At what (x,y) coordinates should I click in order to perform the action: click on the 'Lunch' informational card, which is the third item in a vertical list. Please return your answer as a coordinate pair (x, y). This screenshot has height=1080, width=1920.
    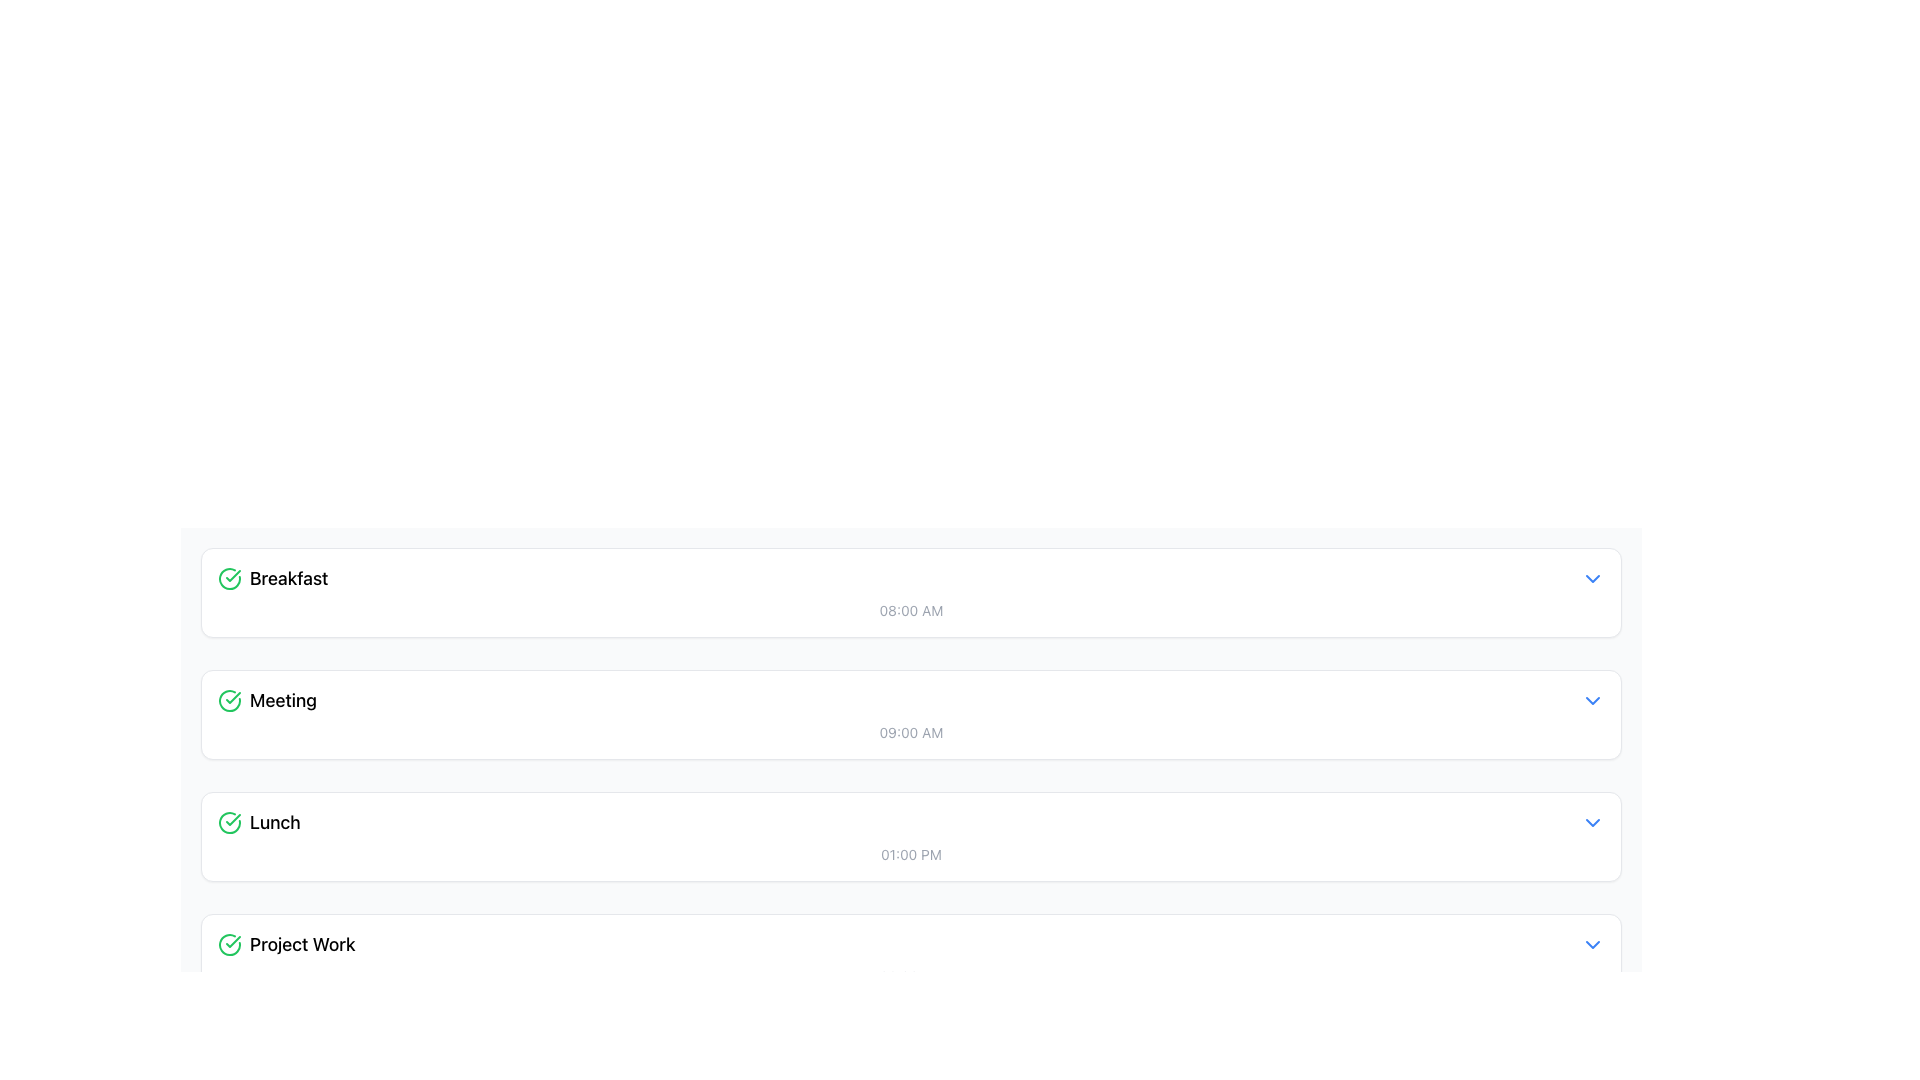
    Looking at the image, I should click on (910, 837).